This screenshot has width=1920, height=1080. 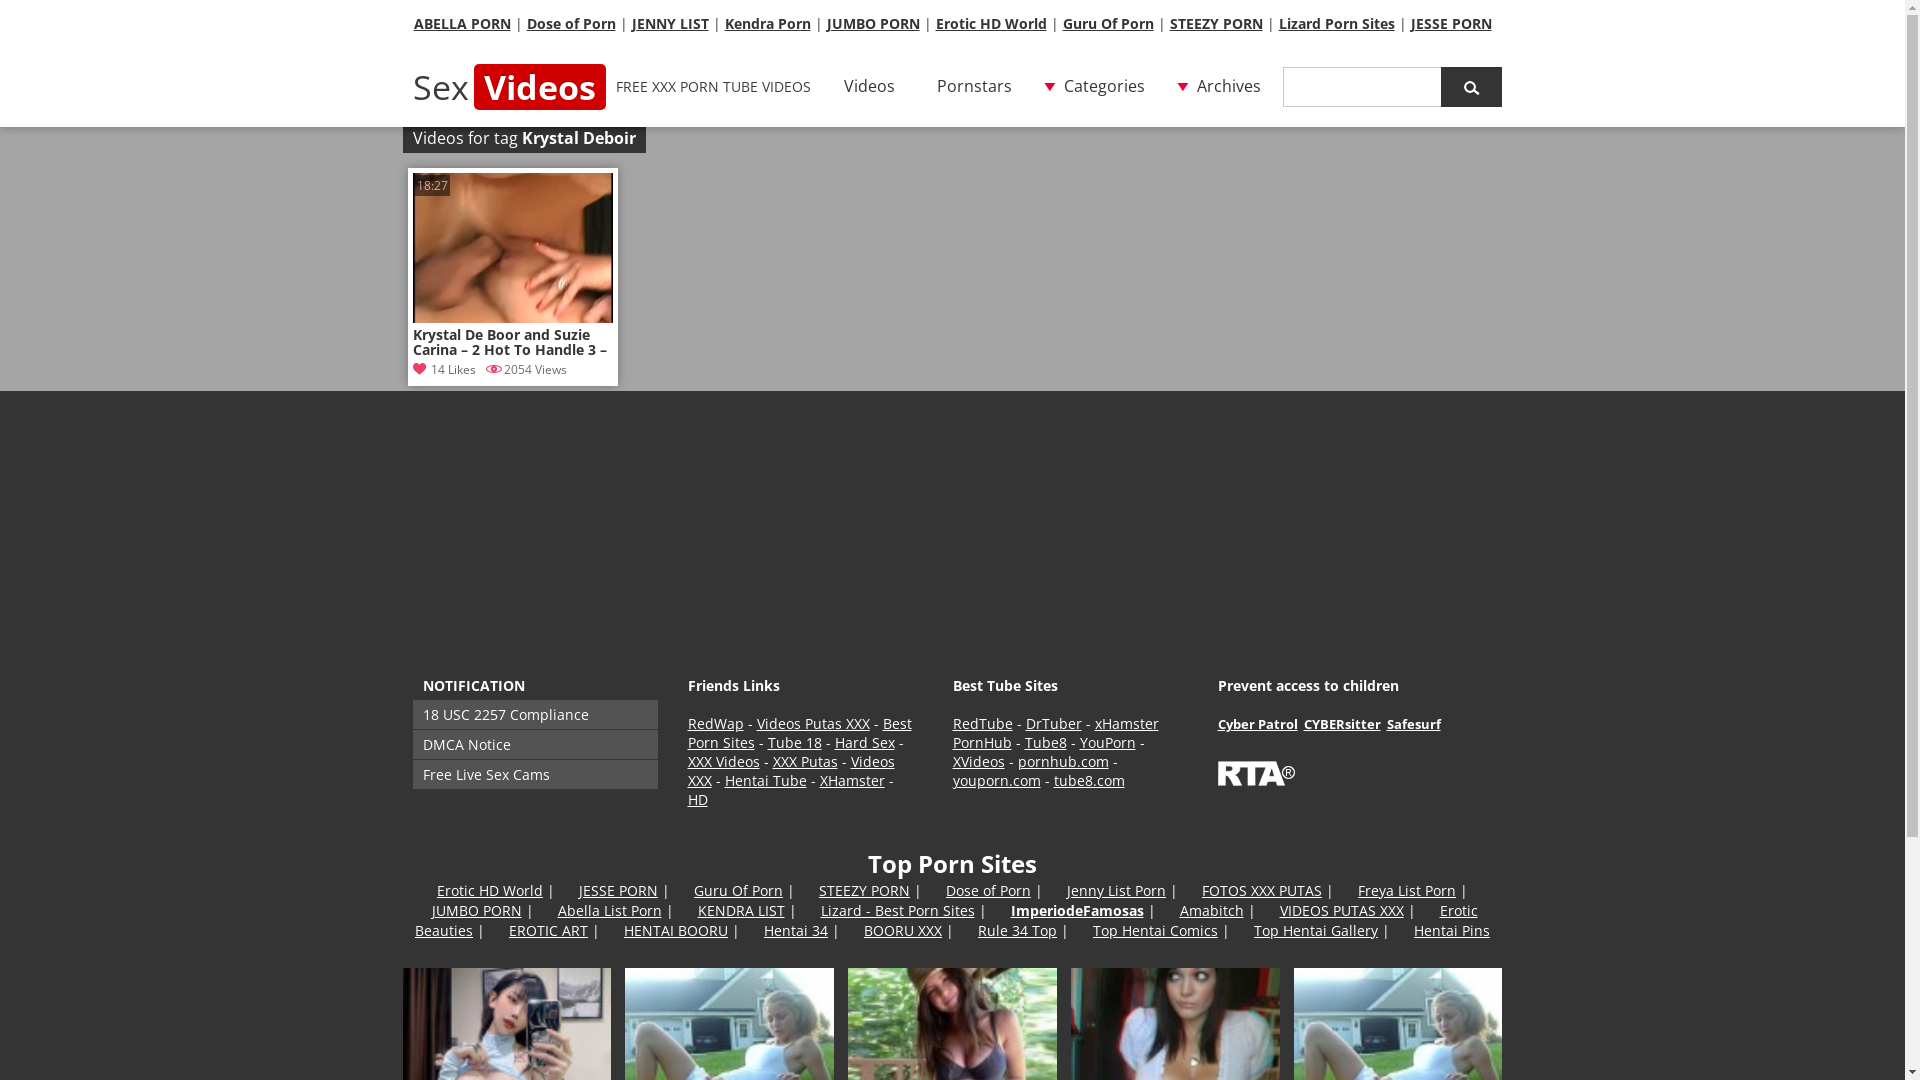 What do you see at coordinates (1261, 889) in the screenshot?
I see `'FOTOS XXX PUTAS'` at bounding box center [1261, 889].